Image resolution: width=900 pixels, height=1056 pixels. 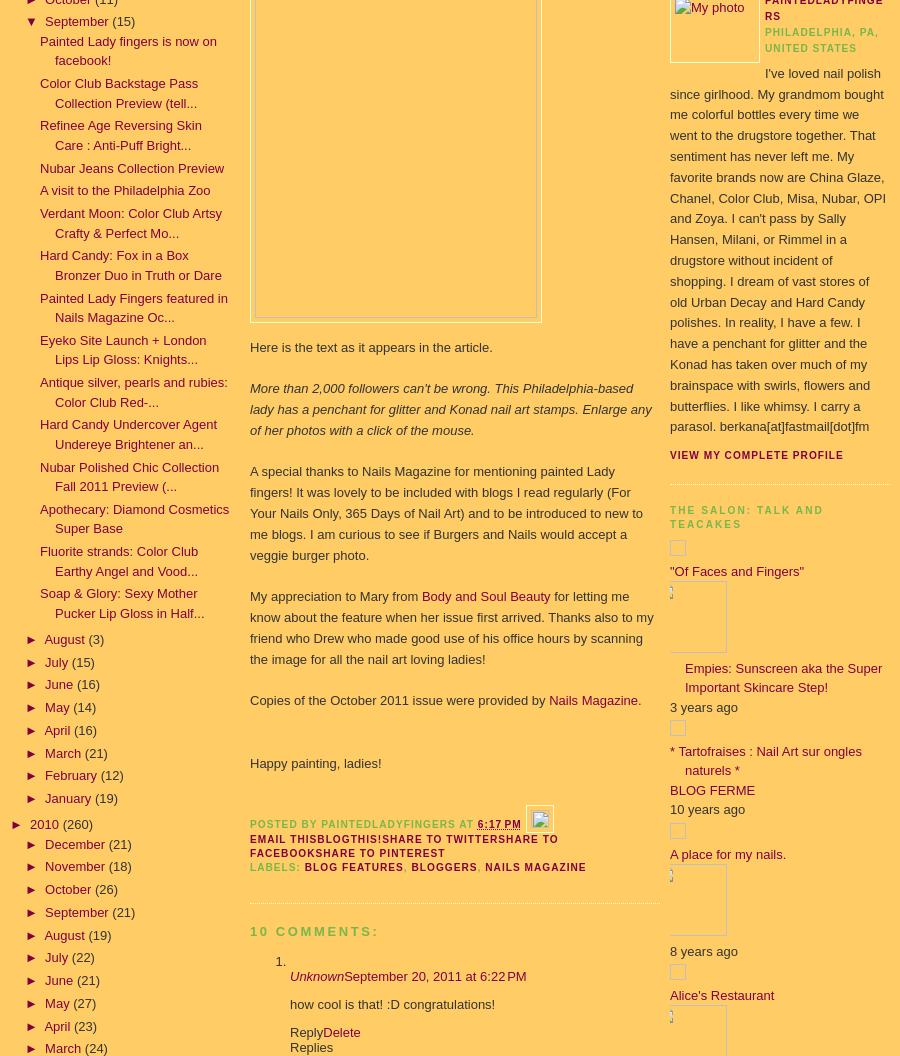 I want to click on '(18)', so click(x=107, y=865).